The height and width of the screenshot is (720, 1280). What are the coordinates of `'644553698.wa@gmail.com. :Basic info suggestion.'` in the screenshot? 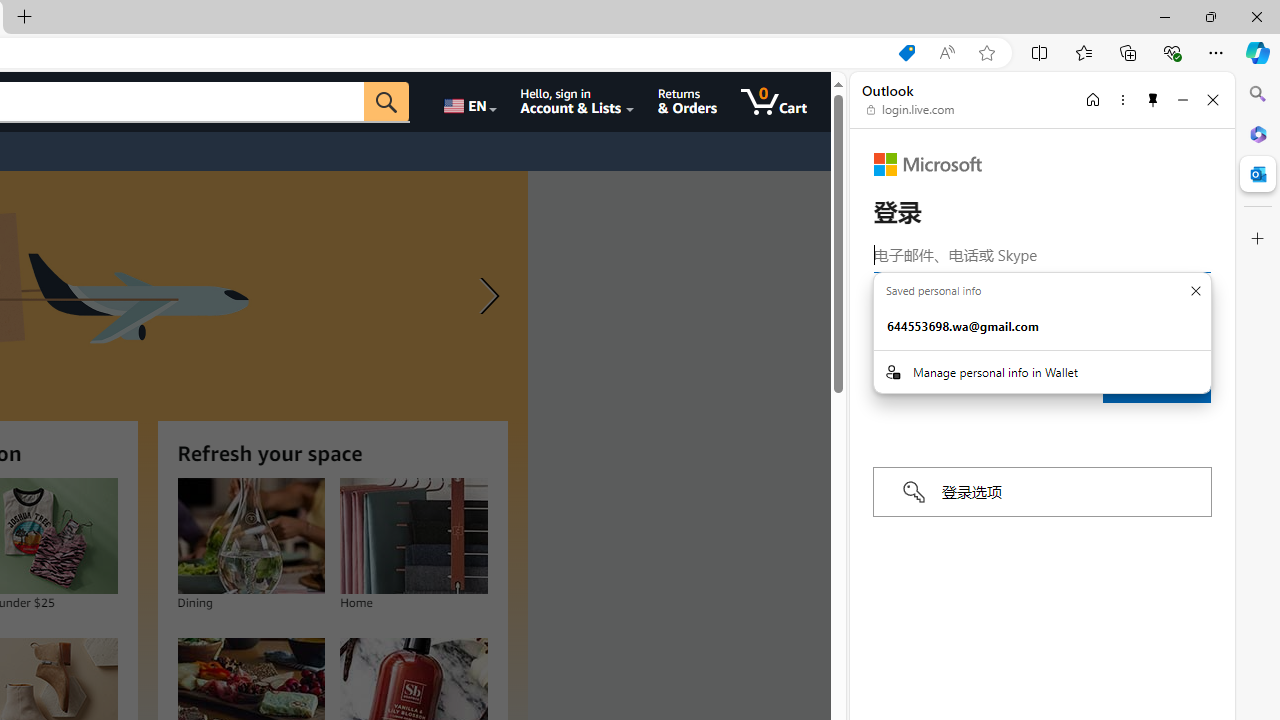 It's located at (1041, 326).